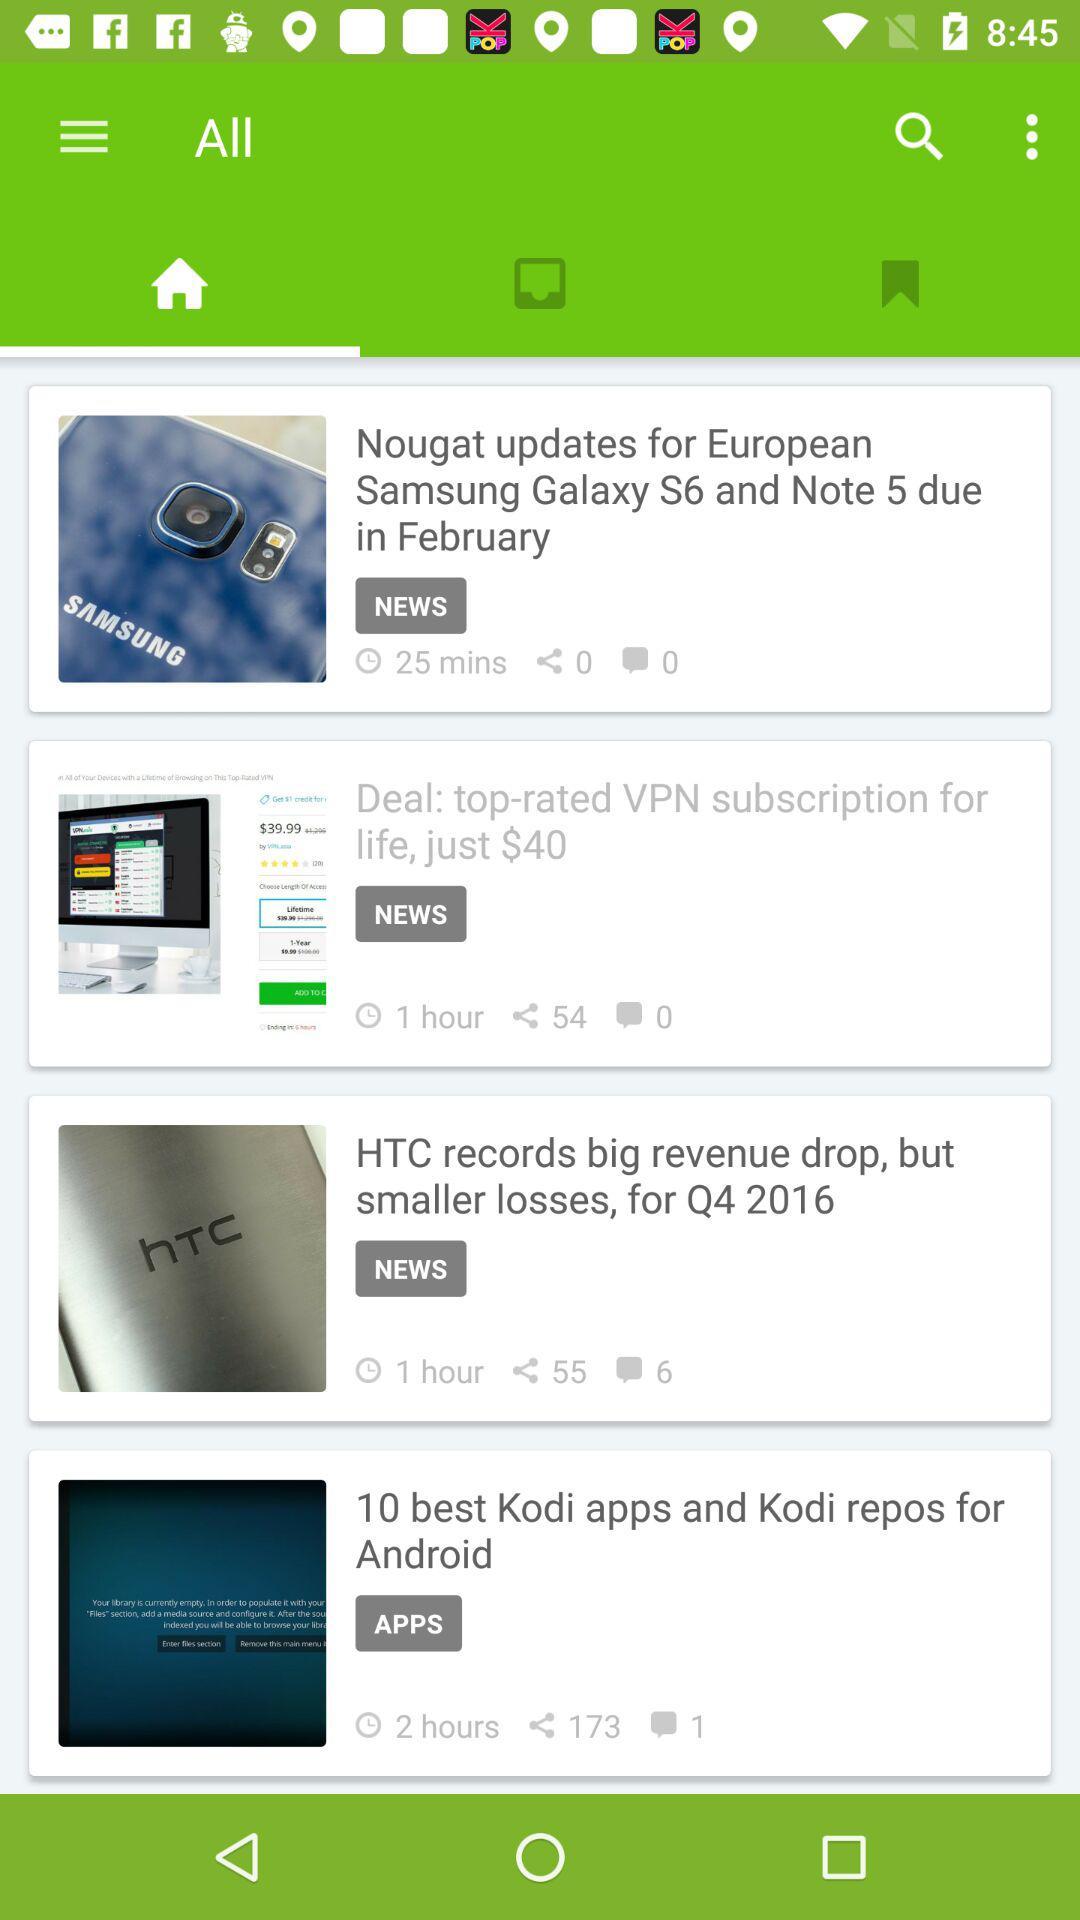 The height and width of the screenshot is (1920, 1080). Describe the element at coordinates (180, 282) in the screenshot. I see `the compare icon` at that location.